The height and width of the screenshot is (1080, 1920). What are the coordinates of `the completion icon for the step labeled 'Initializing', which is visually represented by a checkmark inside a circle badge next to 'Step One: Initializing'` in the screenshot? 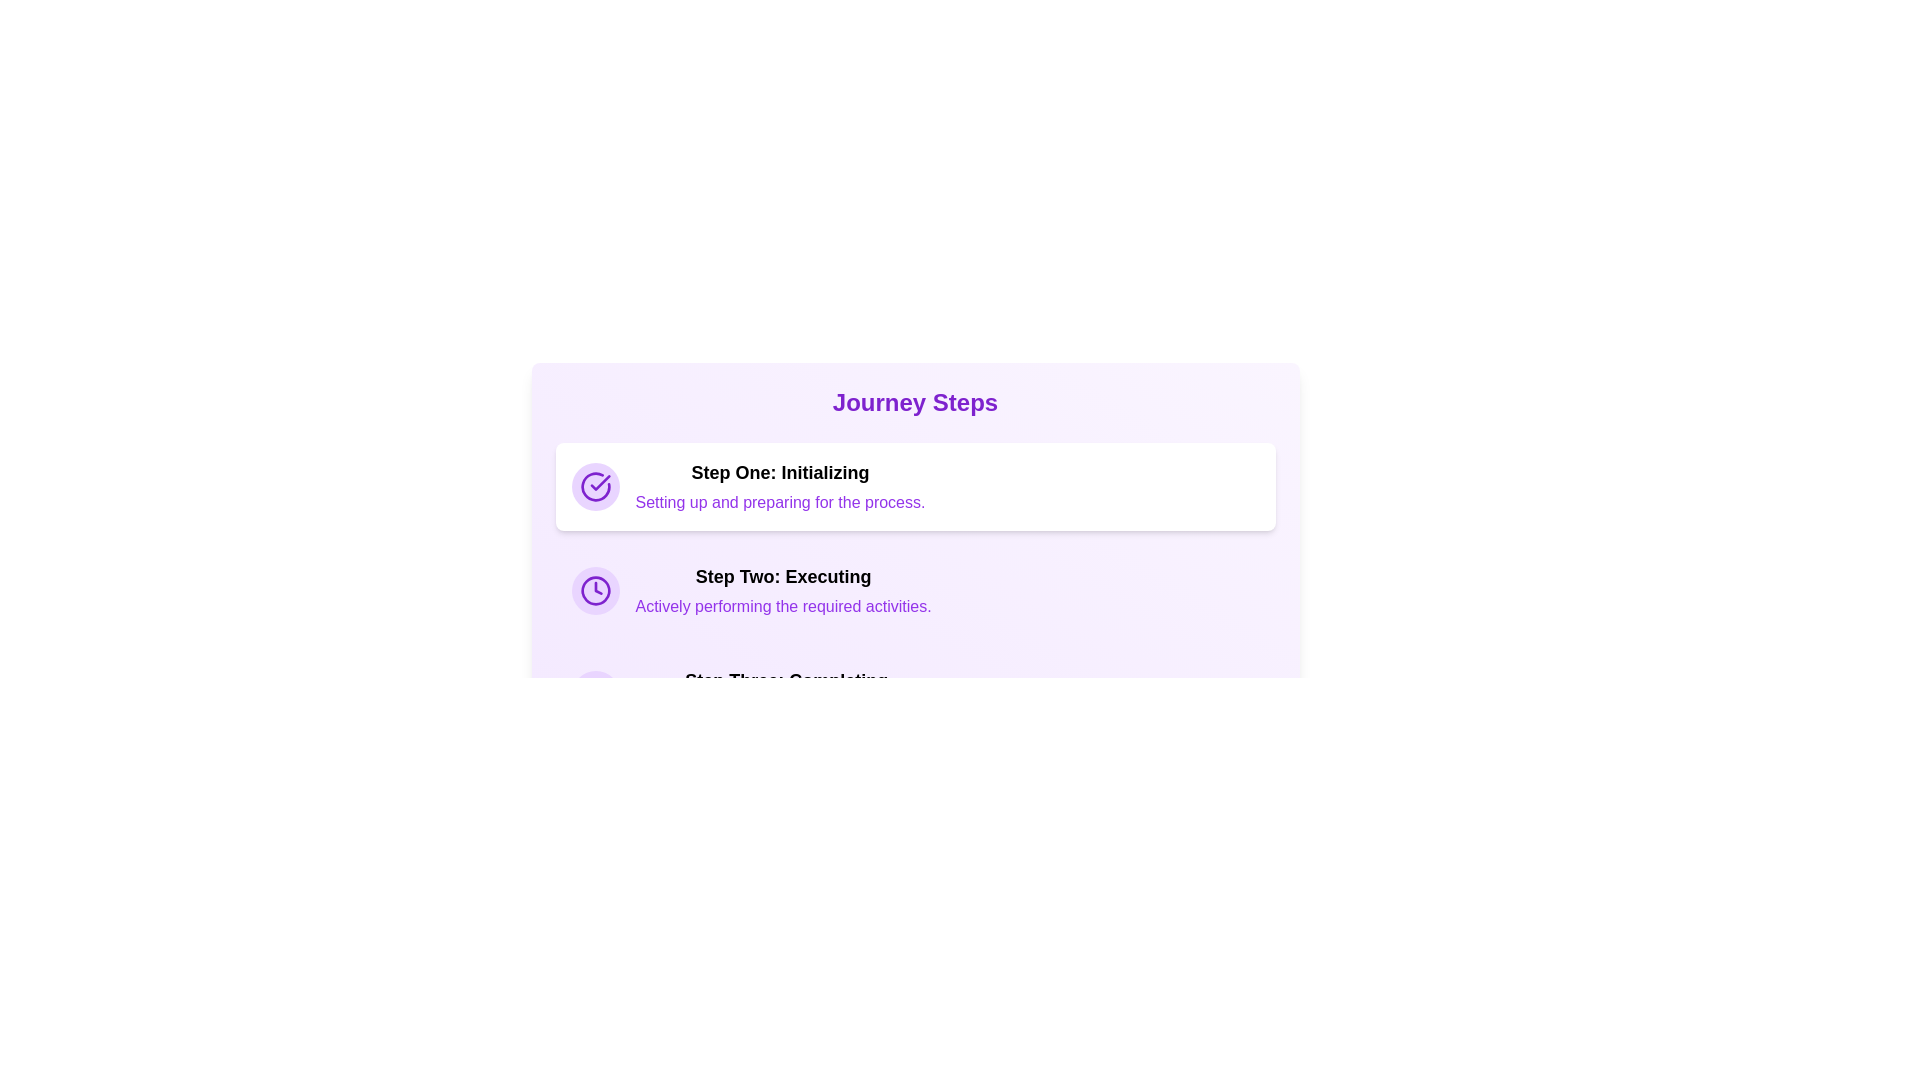 It's located at (599, 482).